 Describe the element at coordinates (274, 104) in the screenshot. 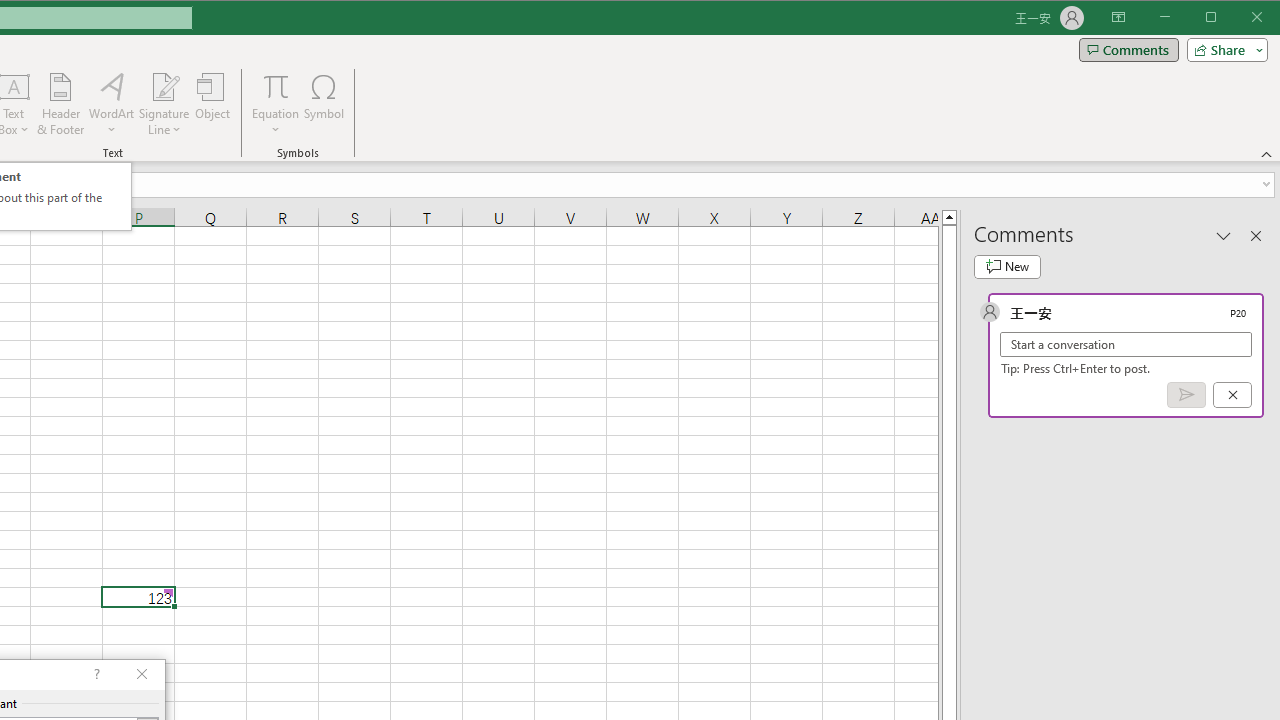

I see `'Equation'` at that location.